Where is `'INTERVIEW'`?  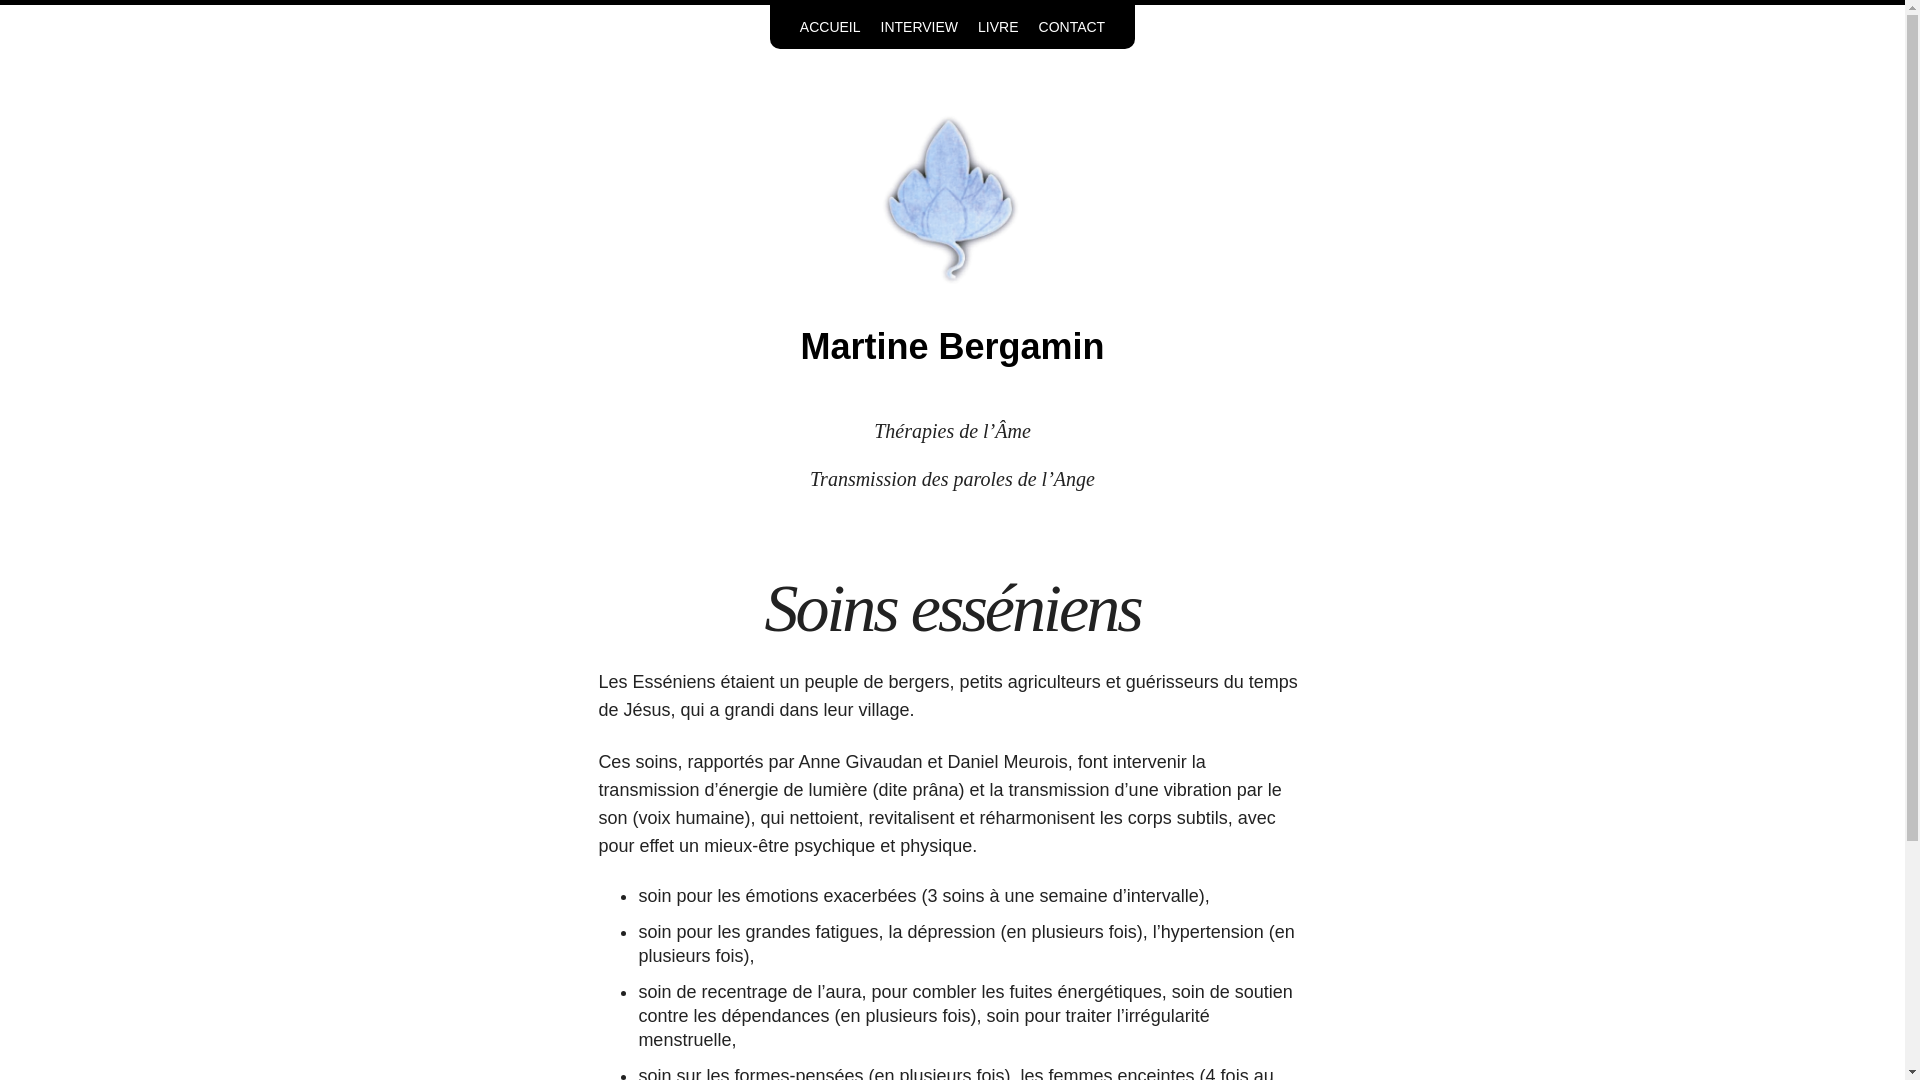 'INTERVIEW' is located at coordinates (919, 27).